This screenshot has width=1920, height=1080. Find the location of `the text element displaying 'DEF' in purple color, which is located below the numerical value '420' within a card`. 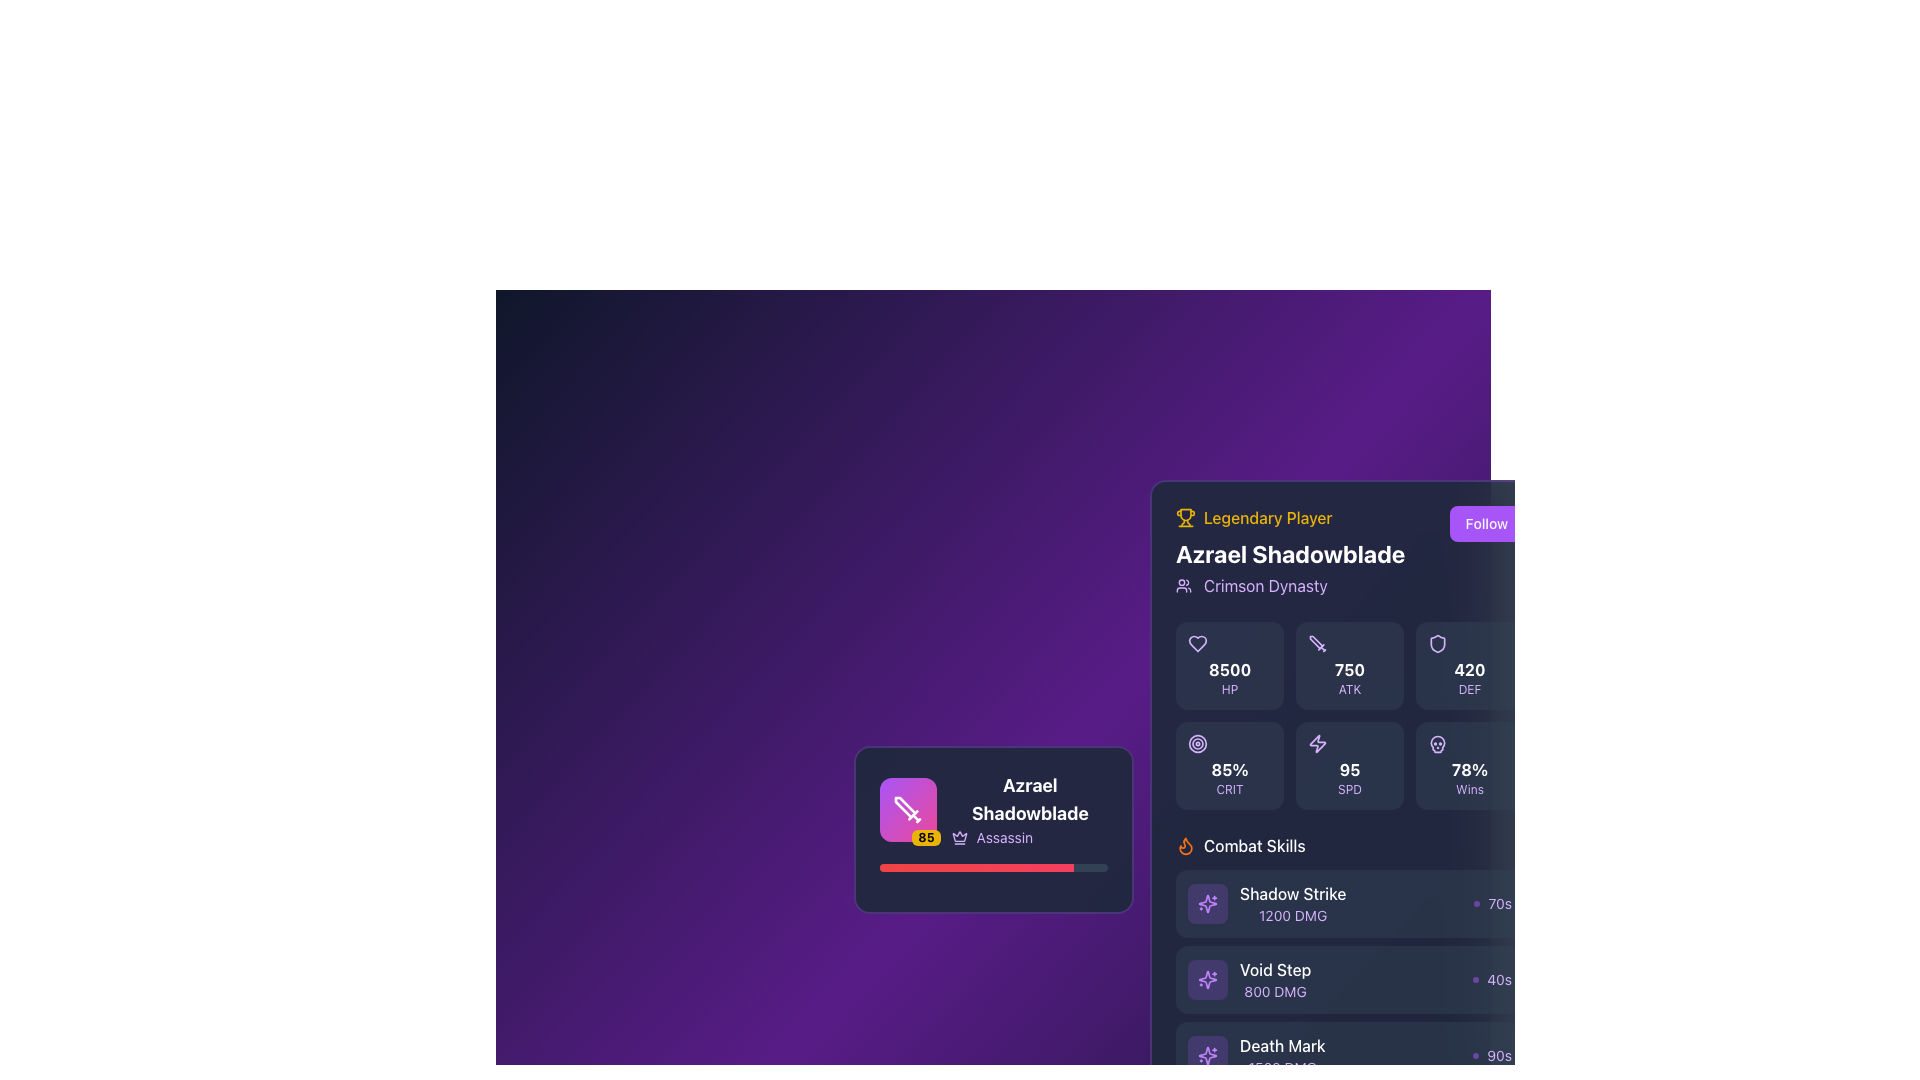

the text element displaying 'DEF' in purple color, which is located below the numerical value '420' within a card is located at coordinates (1469, 689).